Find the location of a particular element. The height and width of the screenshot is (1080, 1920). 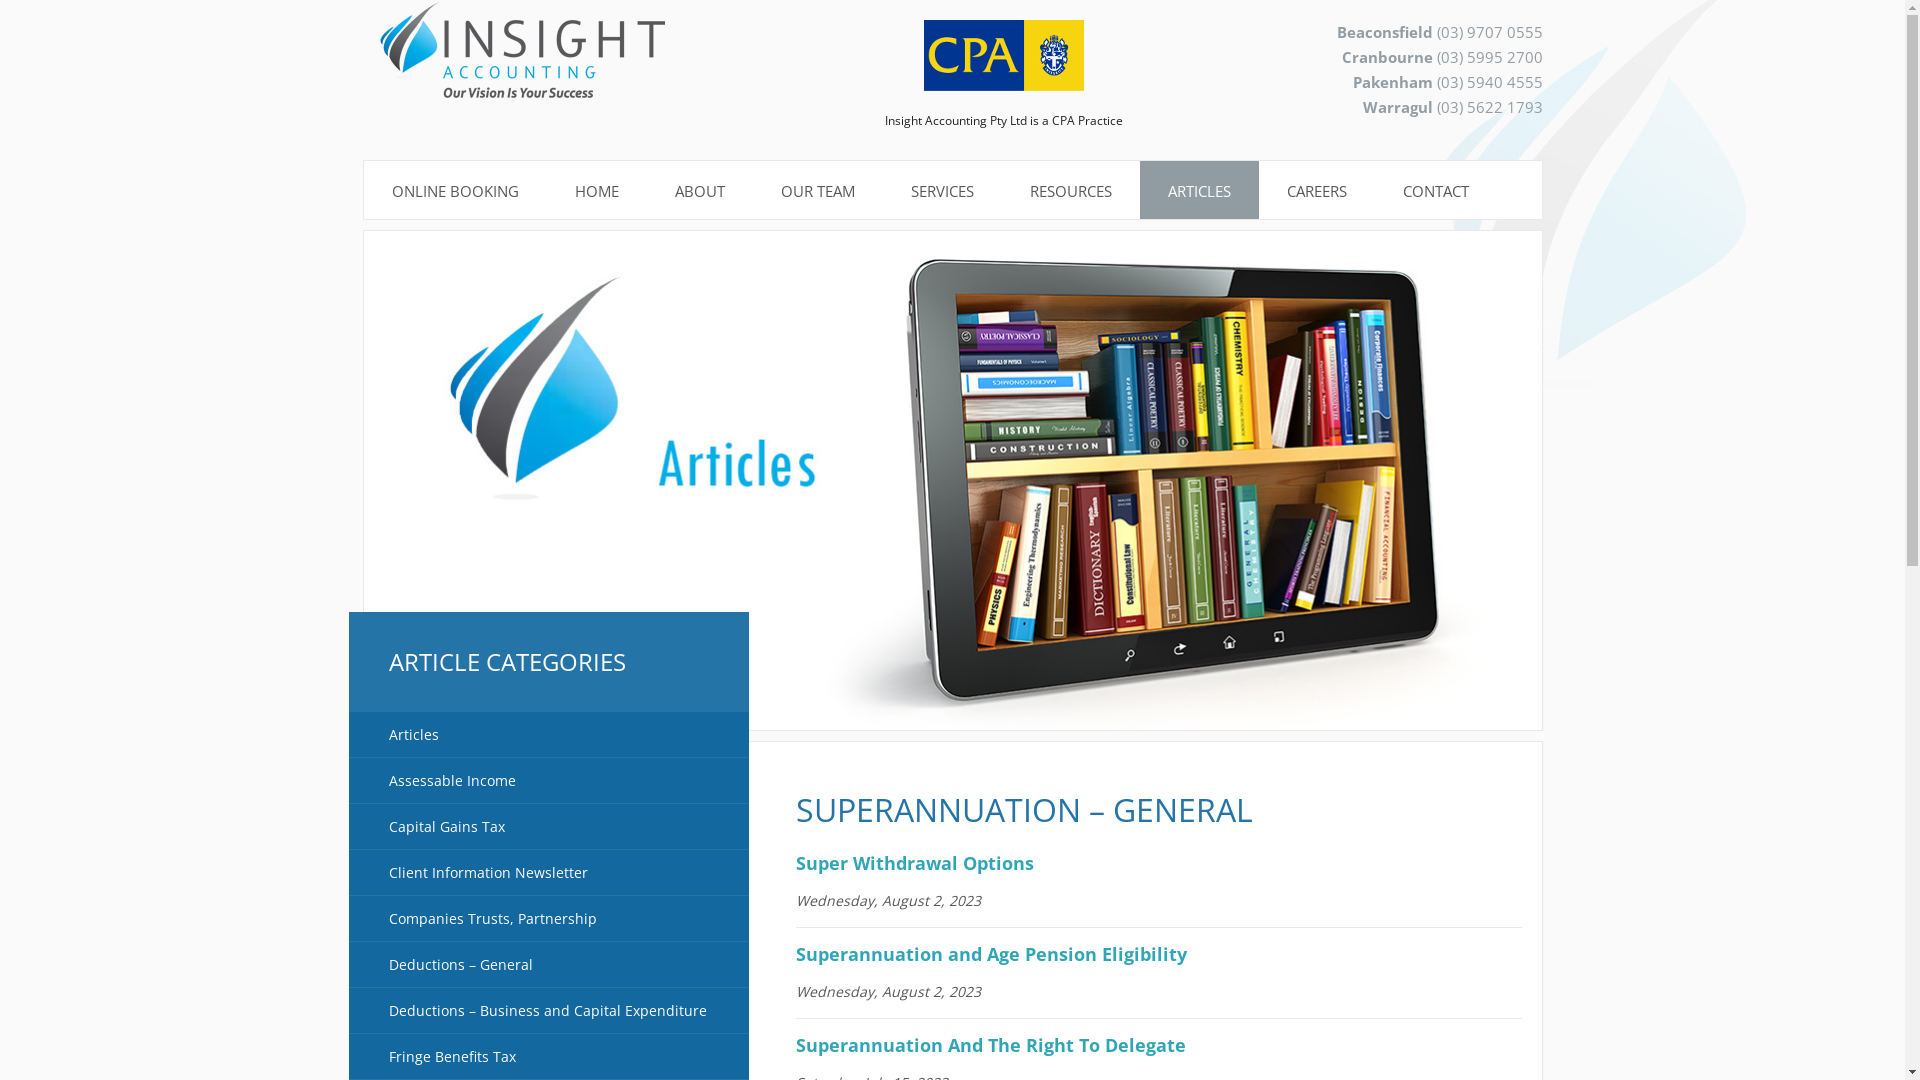

'Superannuation and Age Pension Eligibility  ' is located at coordinates (996, 952).